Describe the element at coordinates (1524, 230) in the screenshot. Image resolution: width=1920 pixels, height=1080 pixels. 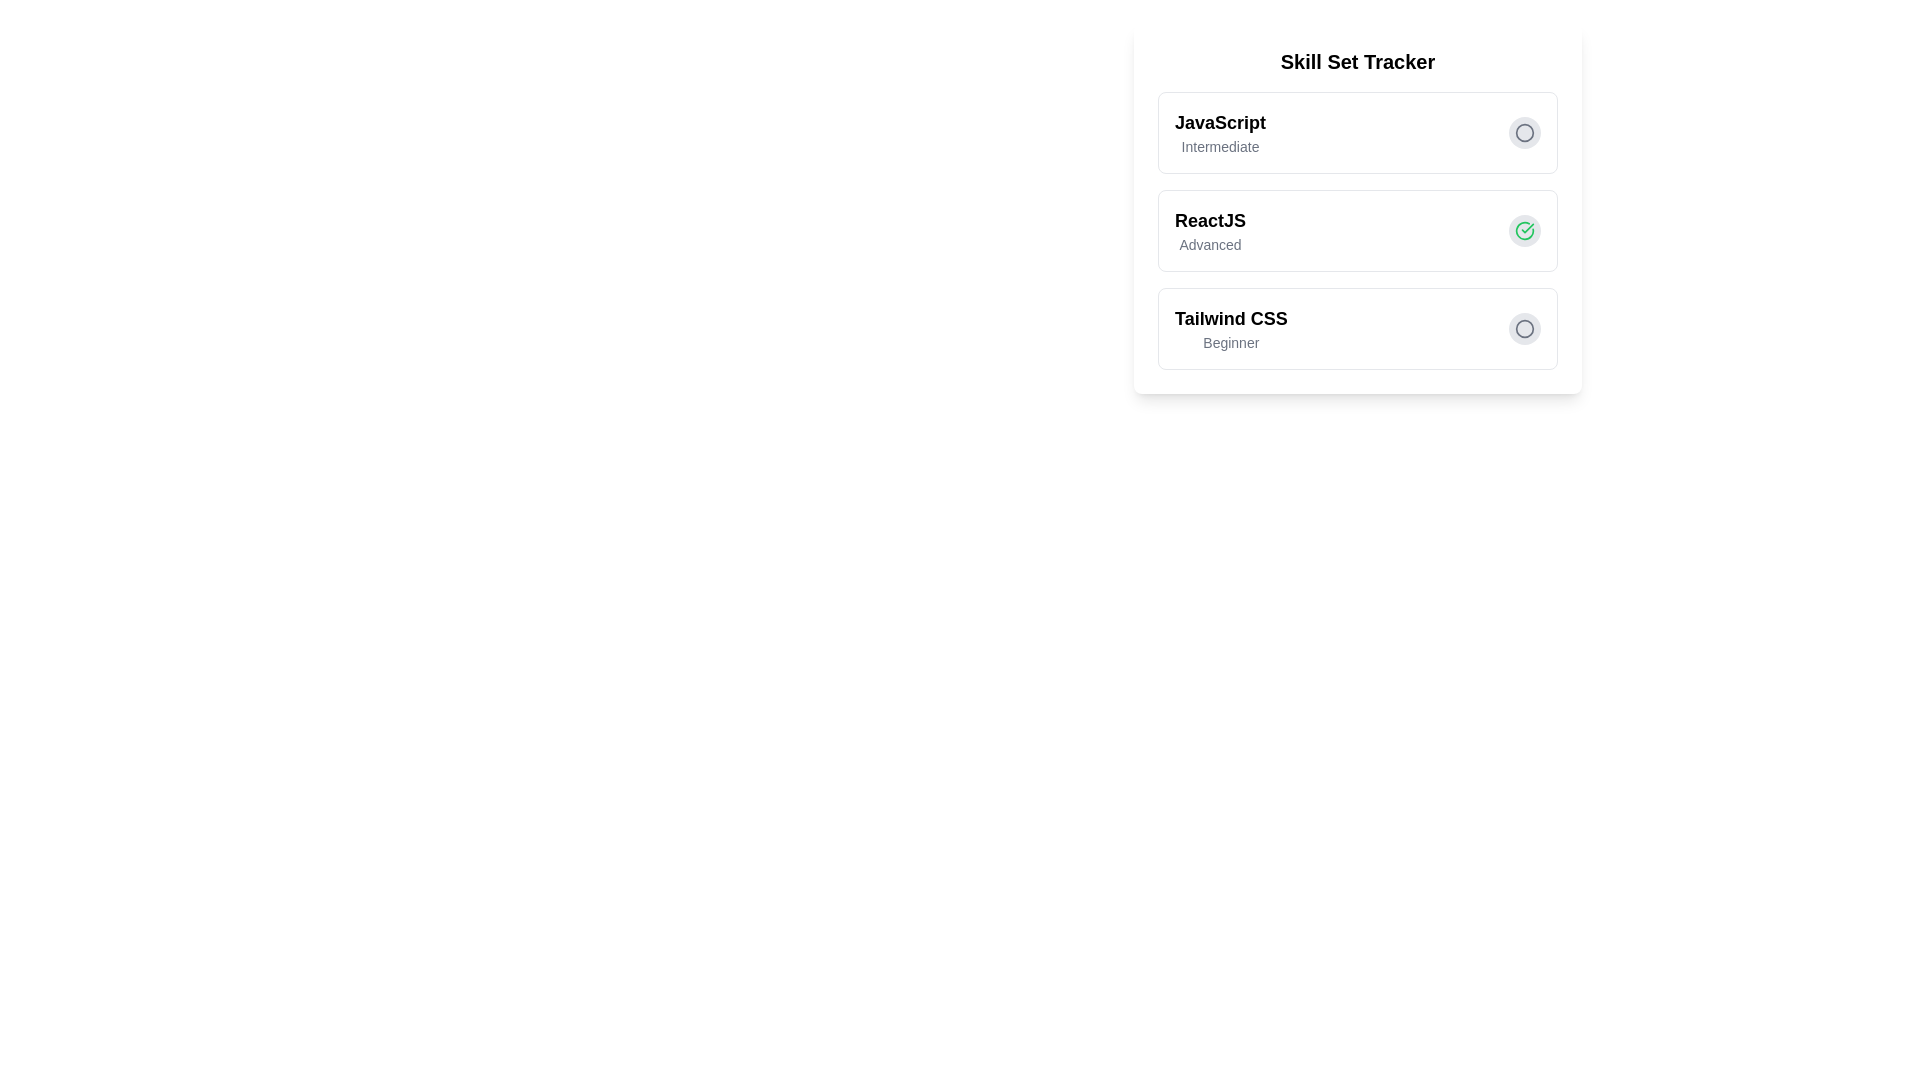
I see `the confirmation icon located within the second item of the 'Skill Set Tracker' list` at that location.